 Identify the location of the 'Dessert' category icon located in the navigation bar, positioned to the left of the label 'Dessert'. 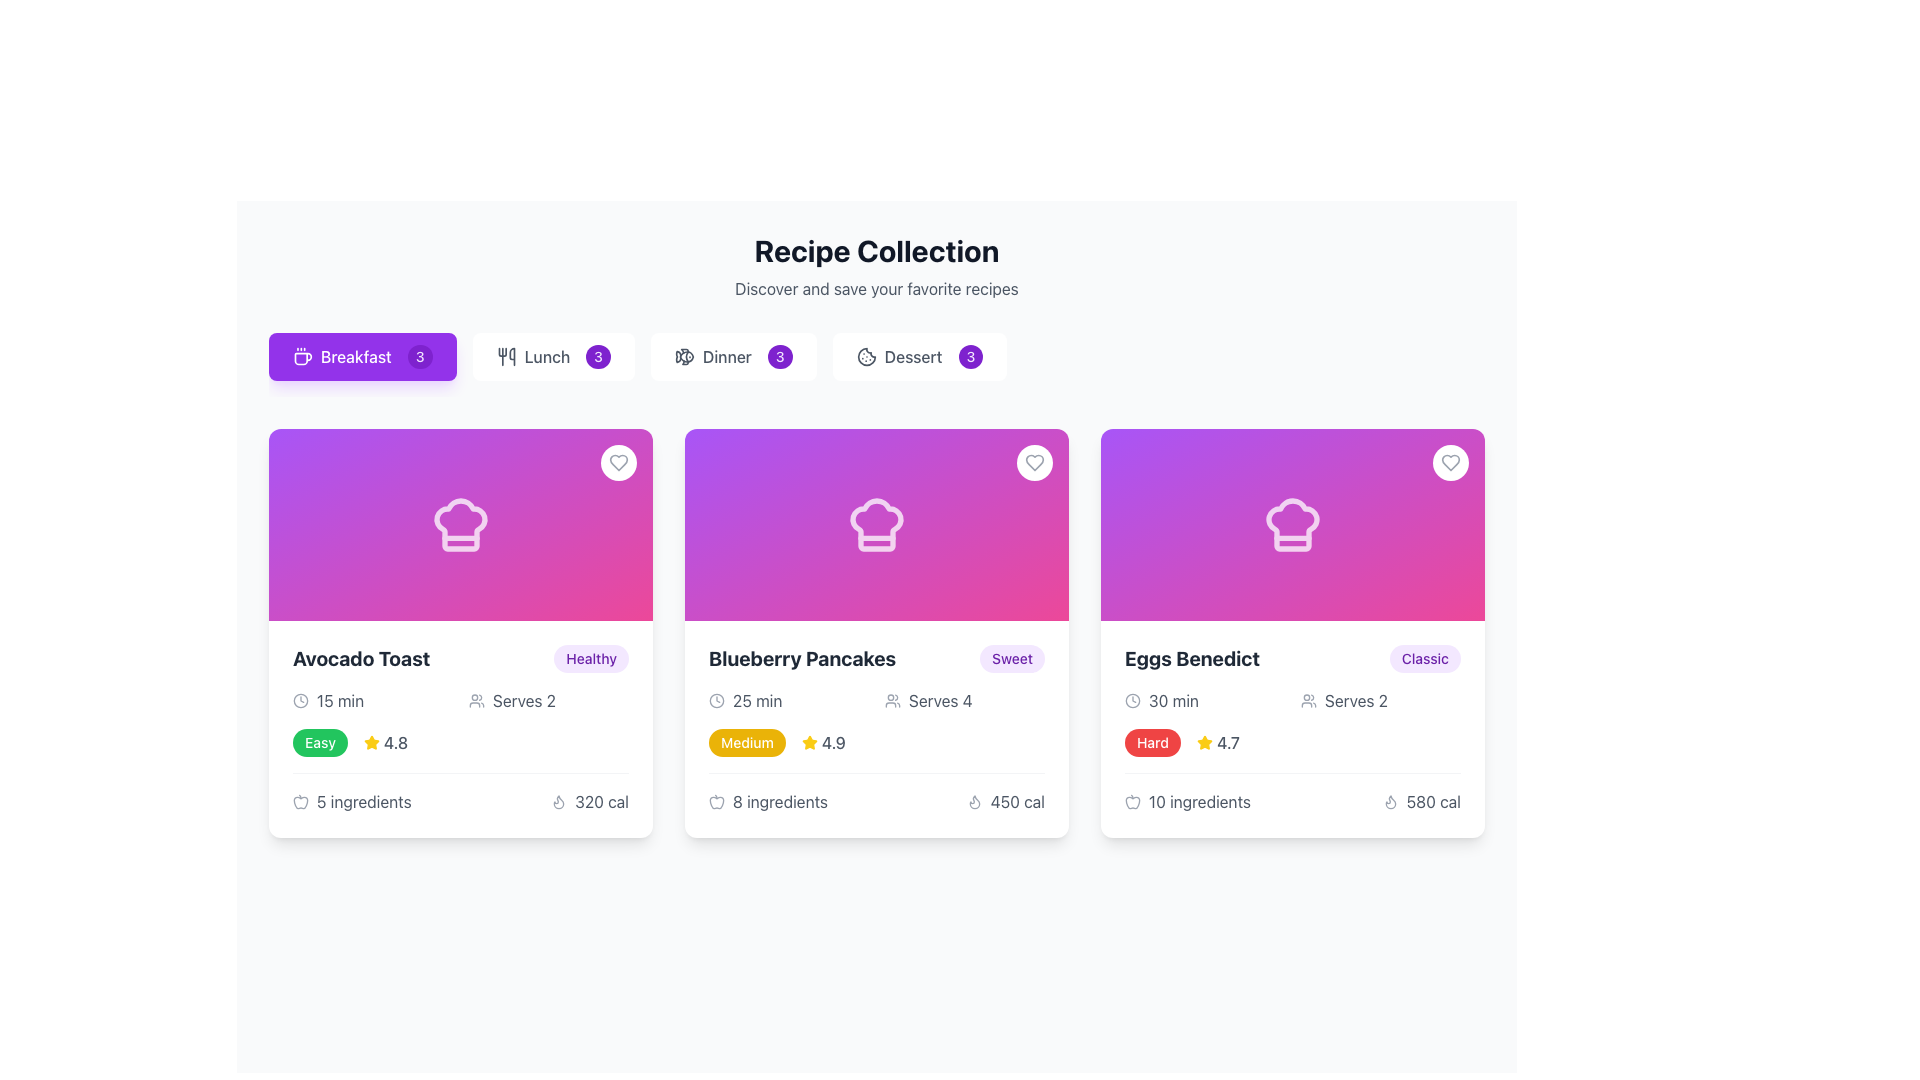
(866, 356).